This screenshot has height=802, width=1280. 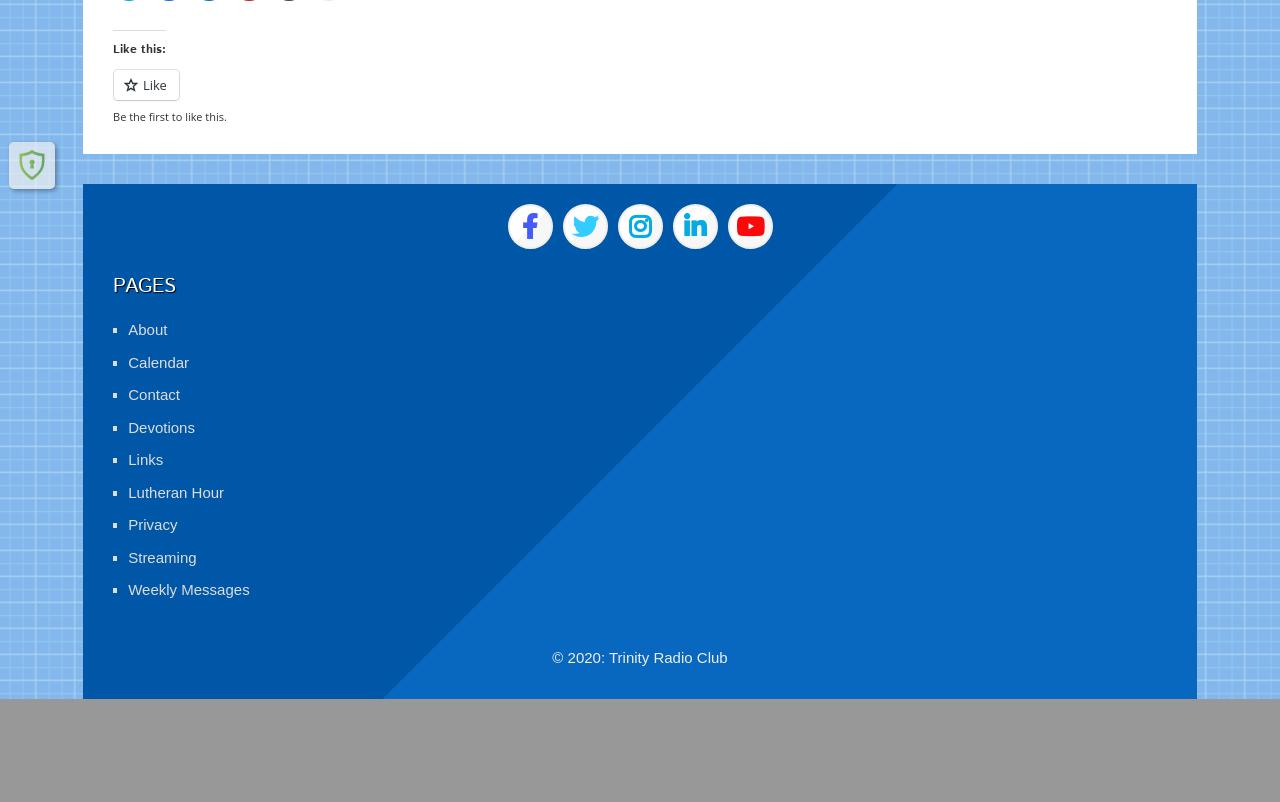 I want to click on 'Devotions', so click(x=161, y=404).